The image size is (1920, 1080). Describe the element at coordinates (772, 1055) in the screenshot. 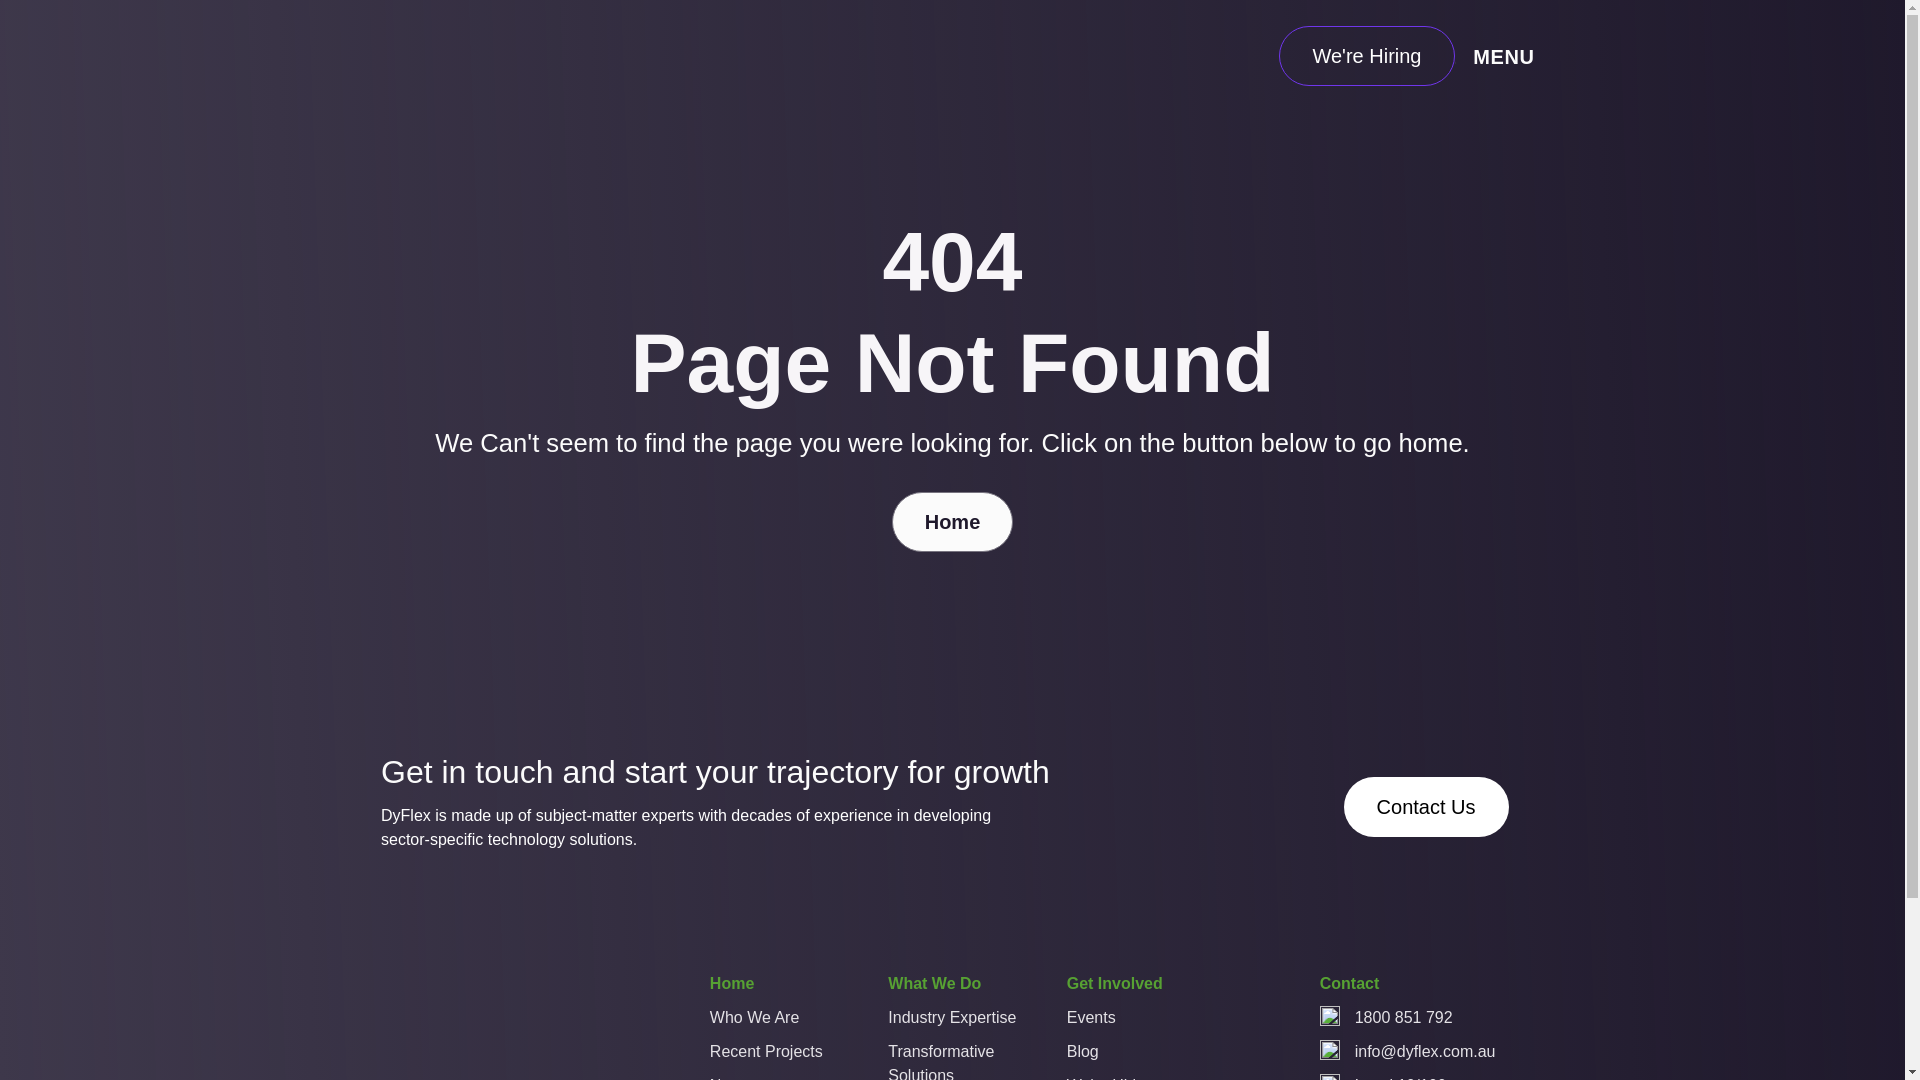

I see `'Recent Projects'` at that location.